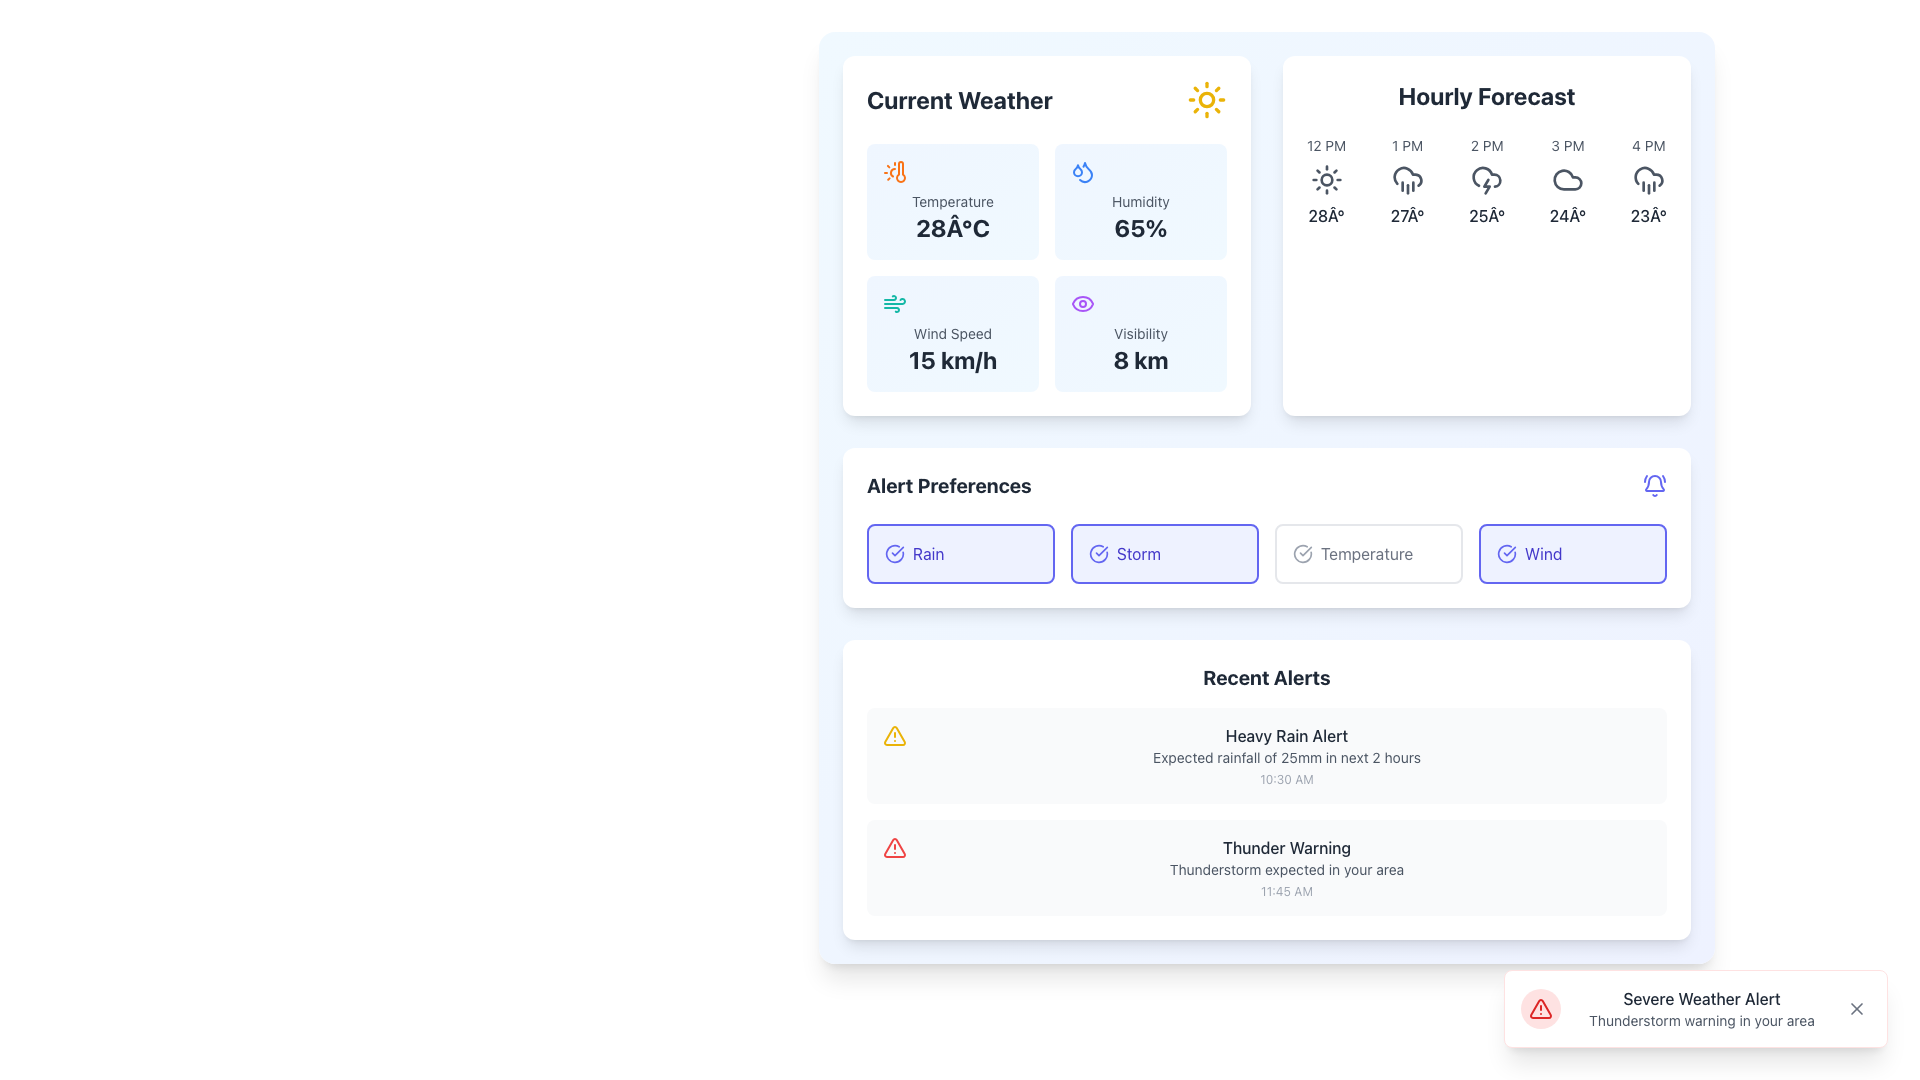 The width and height of the screenshot is (1920, 1080). I want to click on the third list item in the Hourly Forecast section that displays the weather forecast for 2 PM, so click(1487, 181).